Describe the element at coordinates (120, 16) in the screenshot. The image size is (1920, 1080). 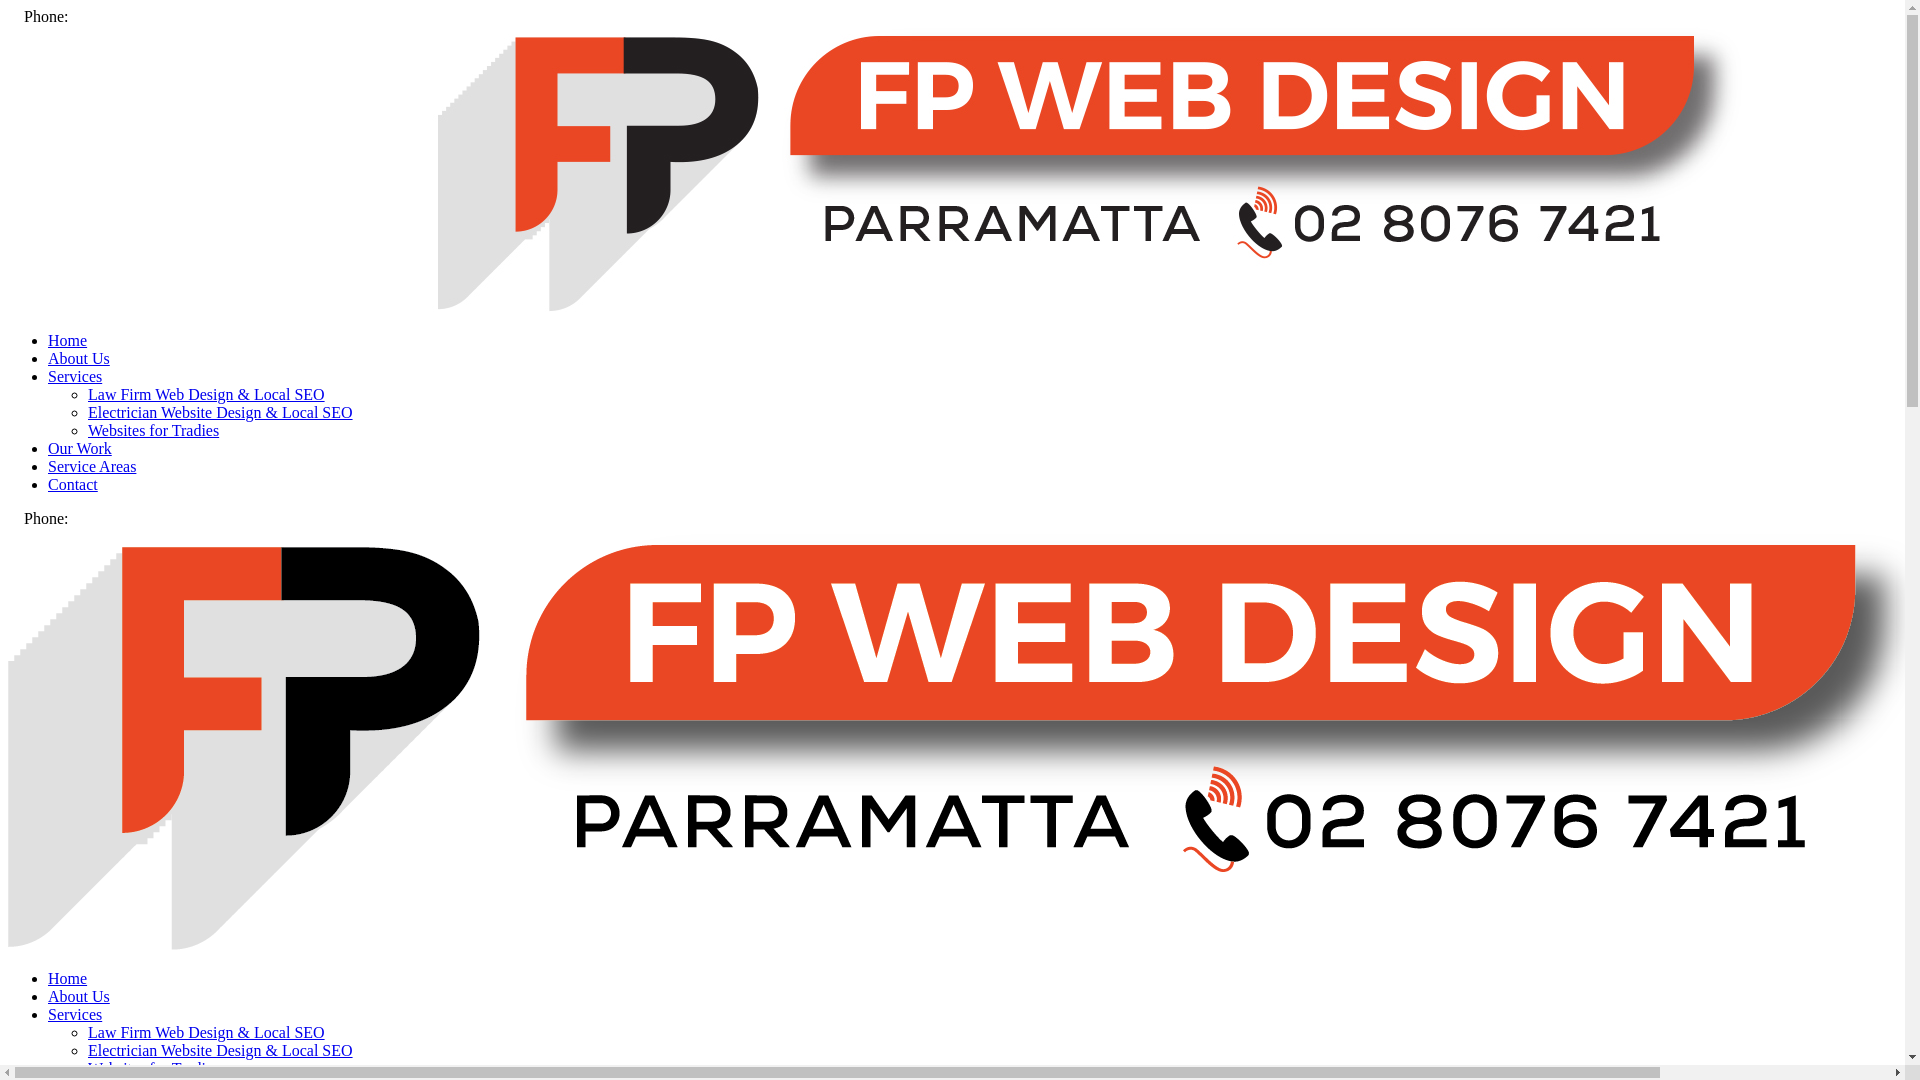
I see `'(02) 8076 7421'` at that location.